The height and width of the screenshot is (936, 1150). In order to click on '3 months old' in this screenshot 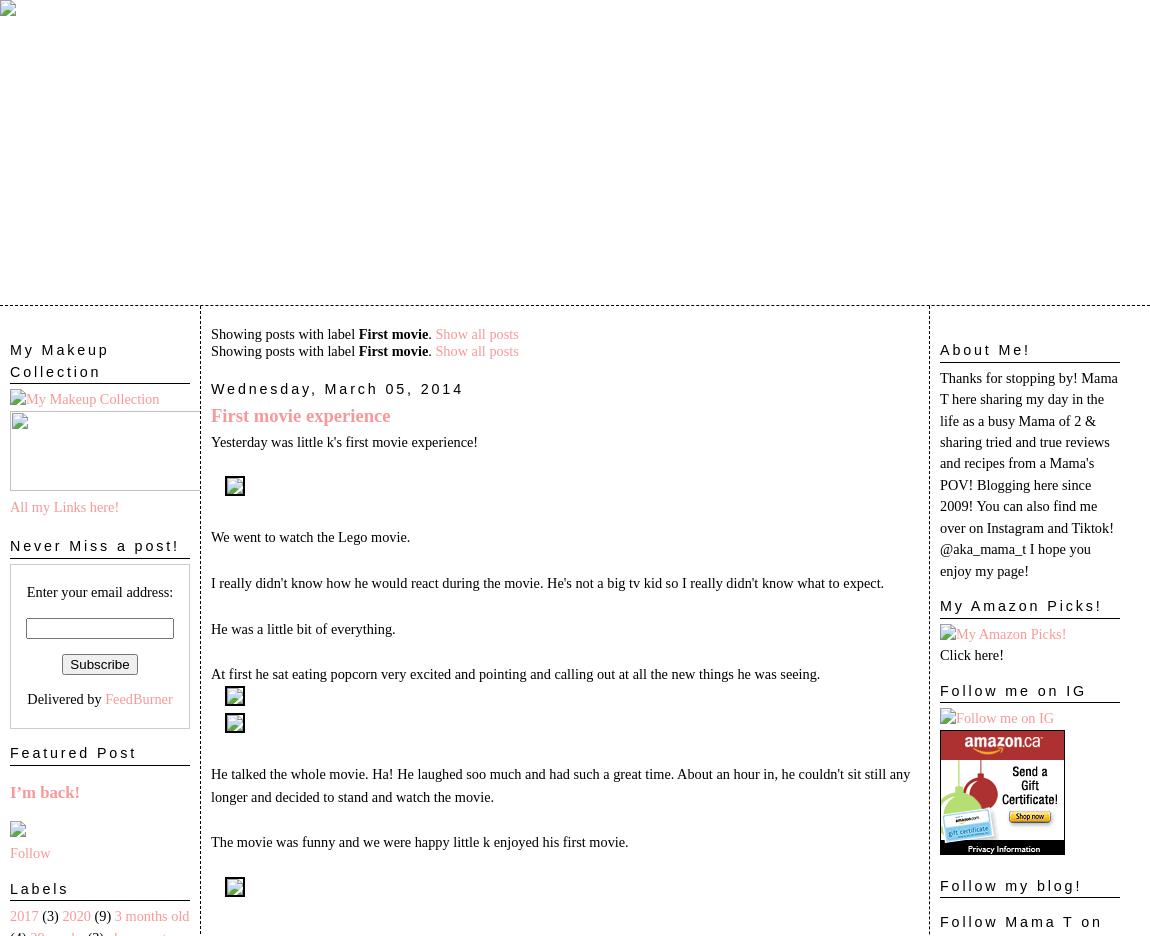, I will do `click(112, 915)`.